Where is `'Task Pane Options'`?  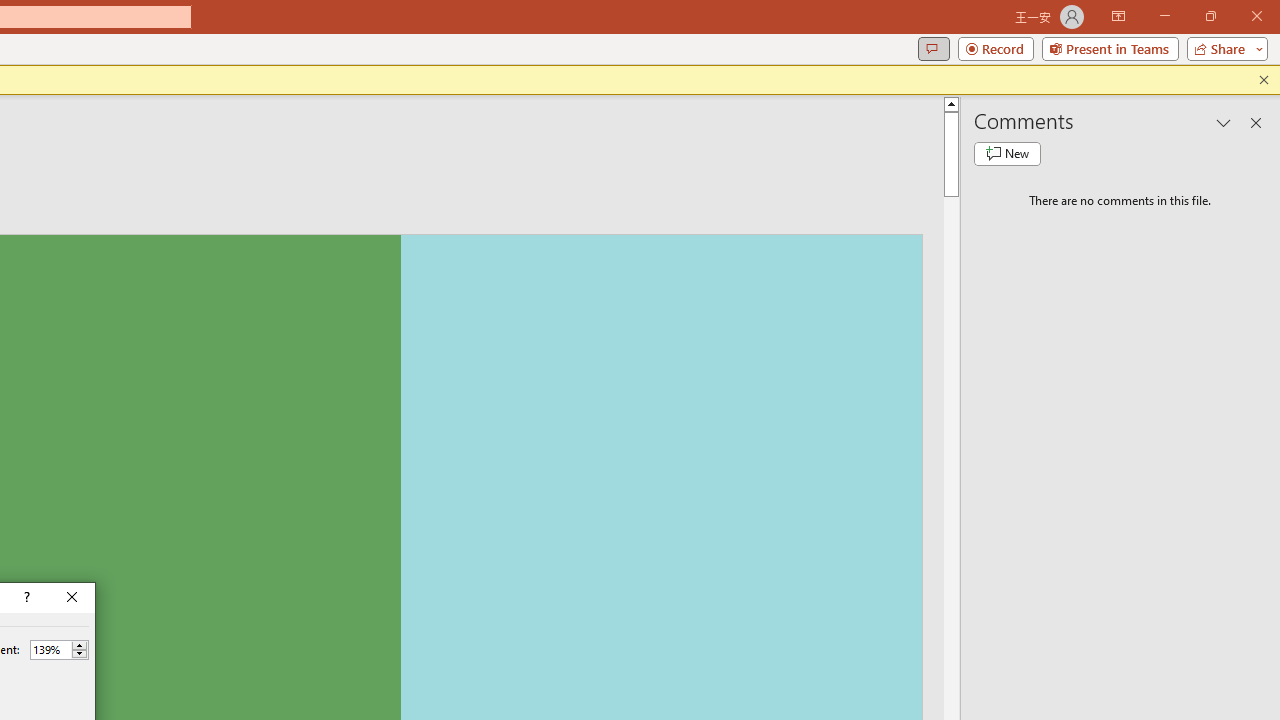
'Task Pane Options' is located at coordinates (1223, 123).